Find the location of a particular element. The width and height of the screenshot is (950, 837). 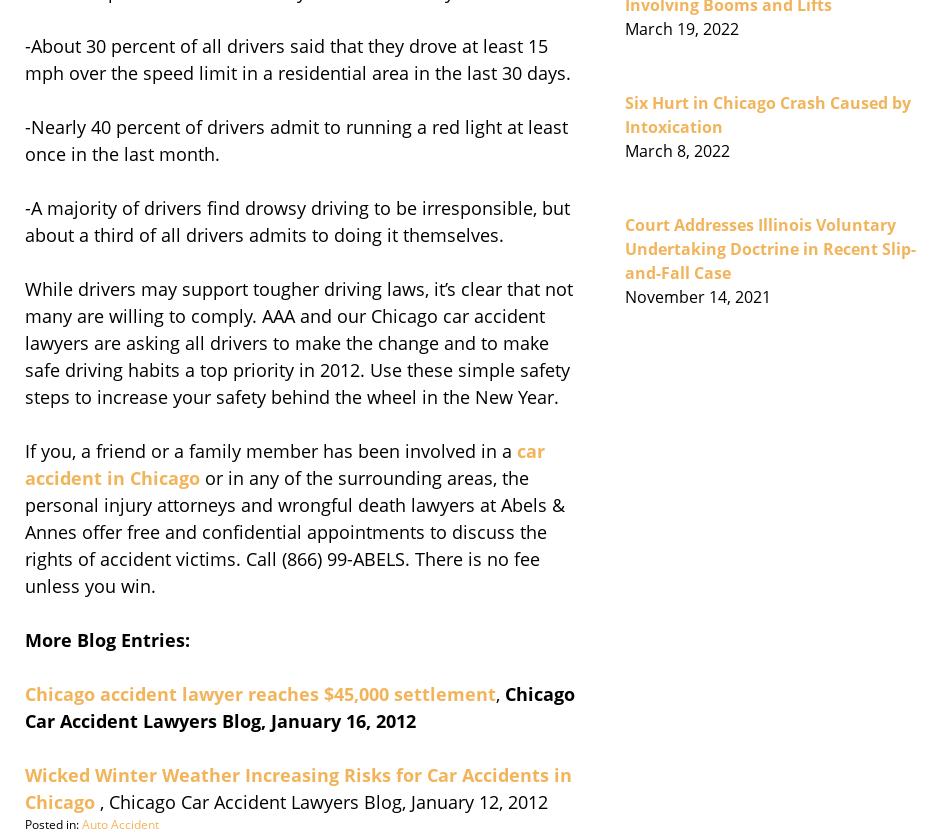

'March 19, 2022' is located at coordinates (682, 28).